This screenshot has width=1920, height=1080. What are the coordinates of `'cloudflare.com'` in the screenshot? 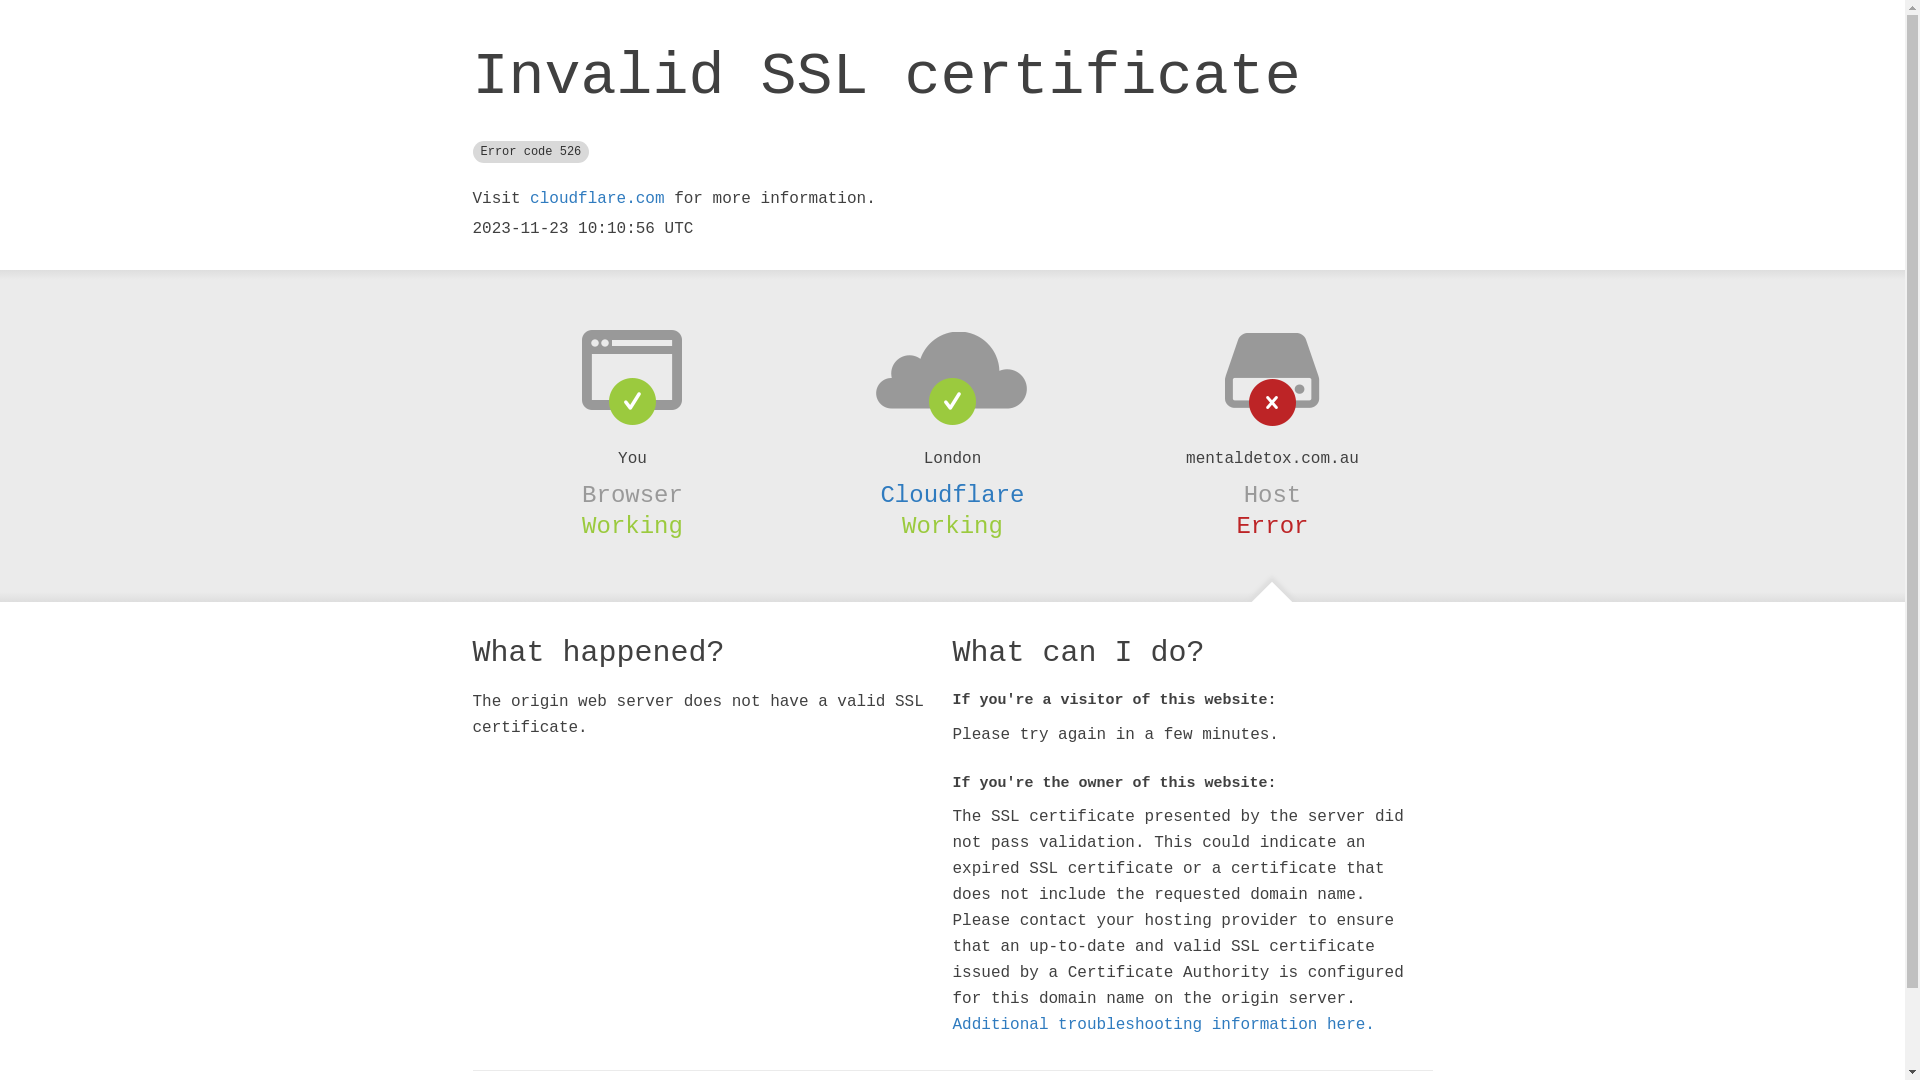 It's located at (595, 199).